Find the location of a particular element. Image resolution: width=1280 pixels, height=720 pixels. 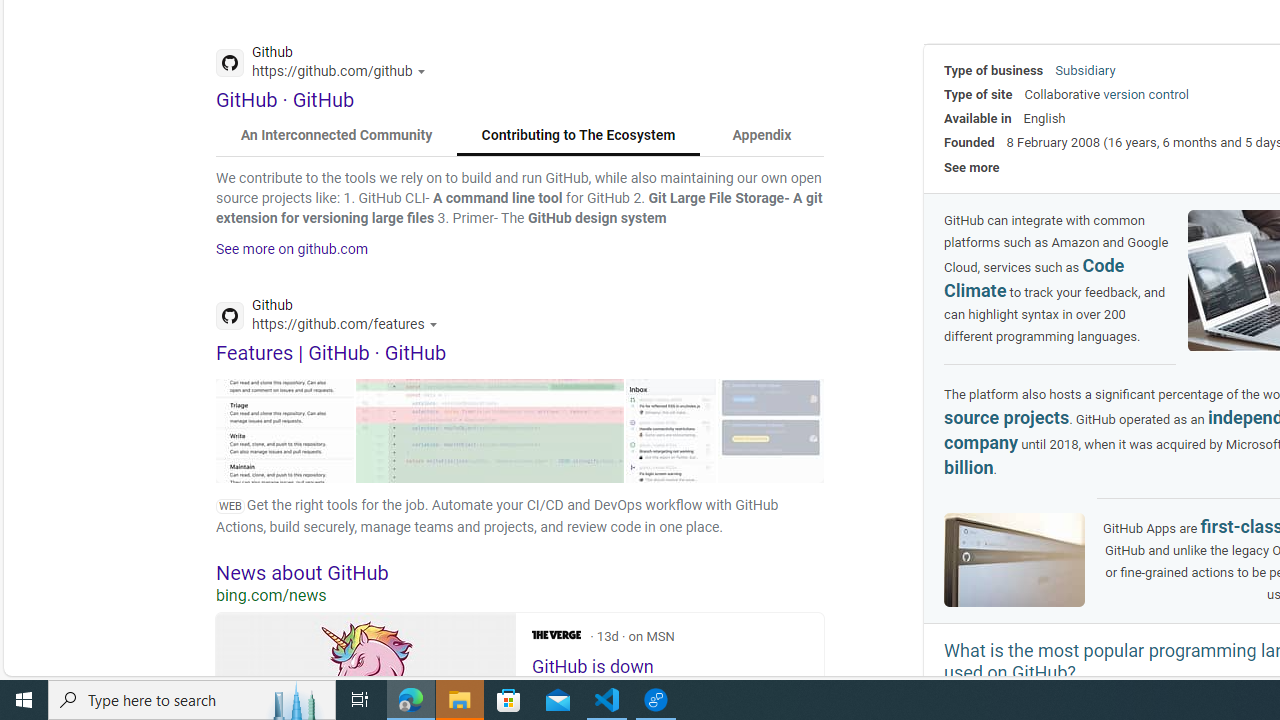

'Global web icon' is located at coordinates (229, 315).